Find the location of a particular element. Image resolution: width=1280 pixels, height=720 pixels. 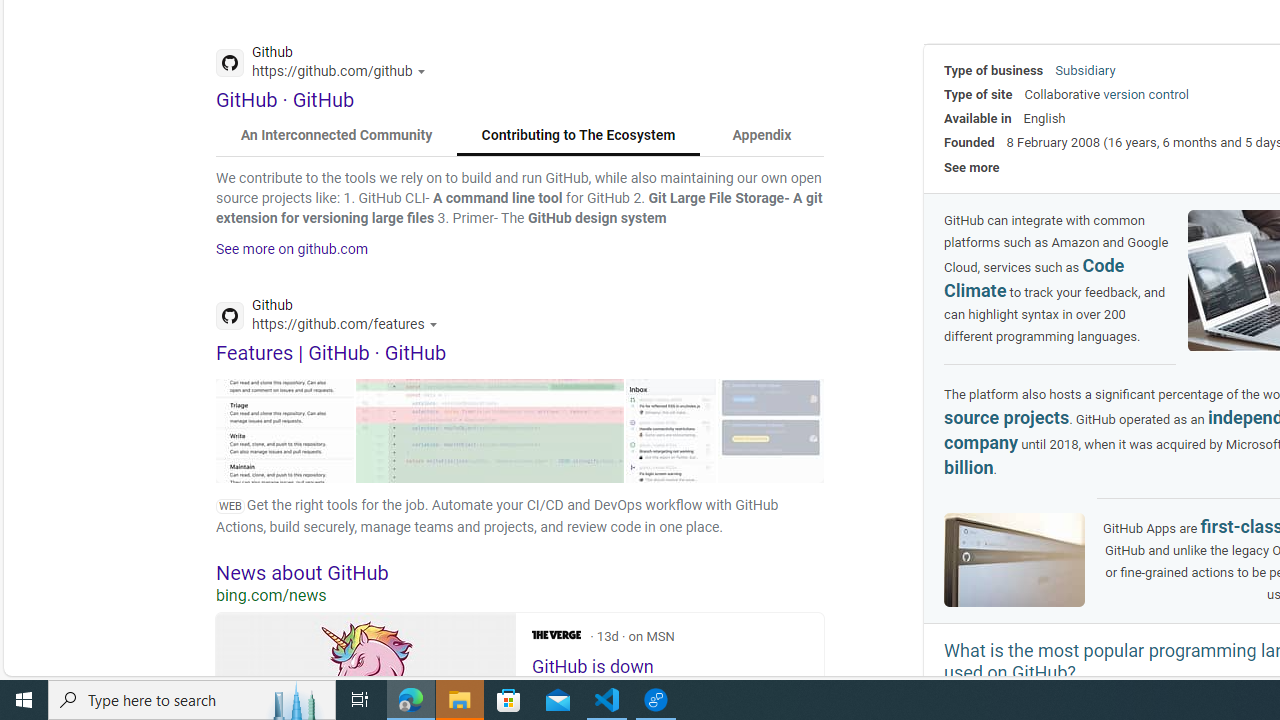

'Global web icon' is located at coordinates (229, 315).